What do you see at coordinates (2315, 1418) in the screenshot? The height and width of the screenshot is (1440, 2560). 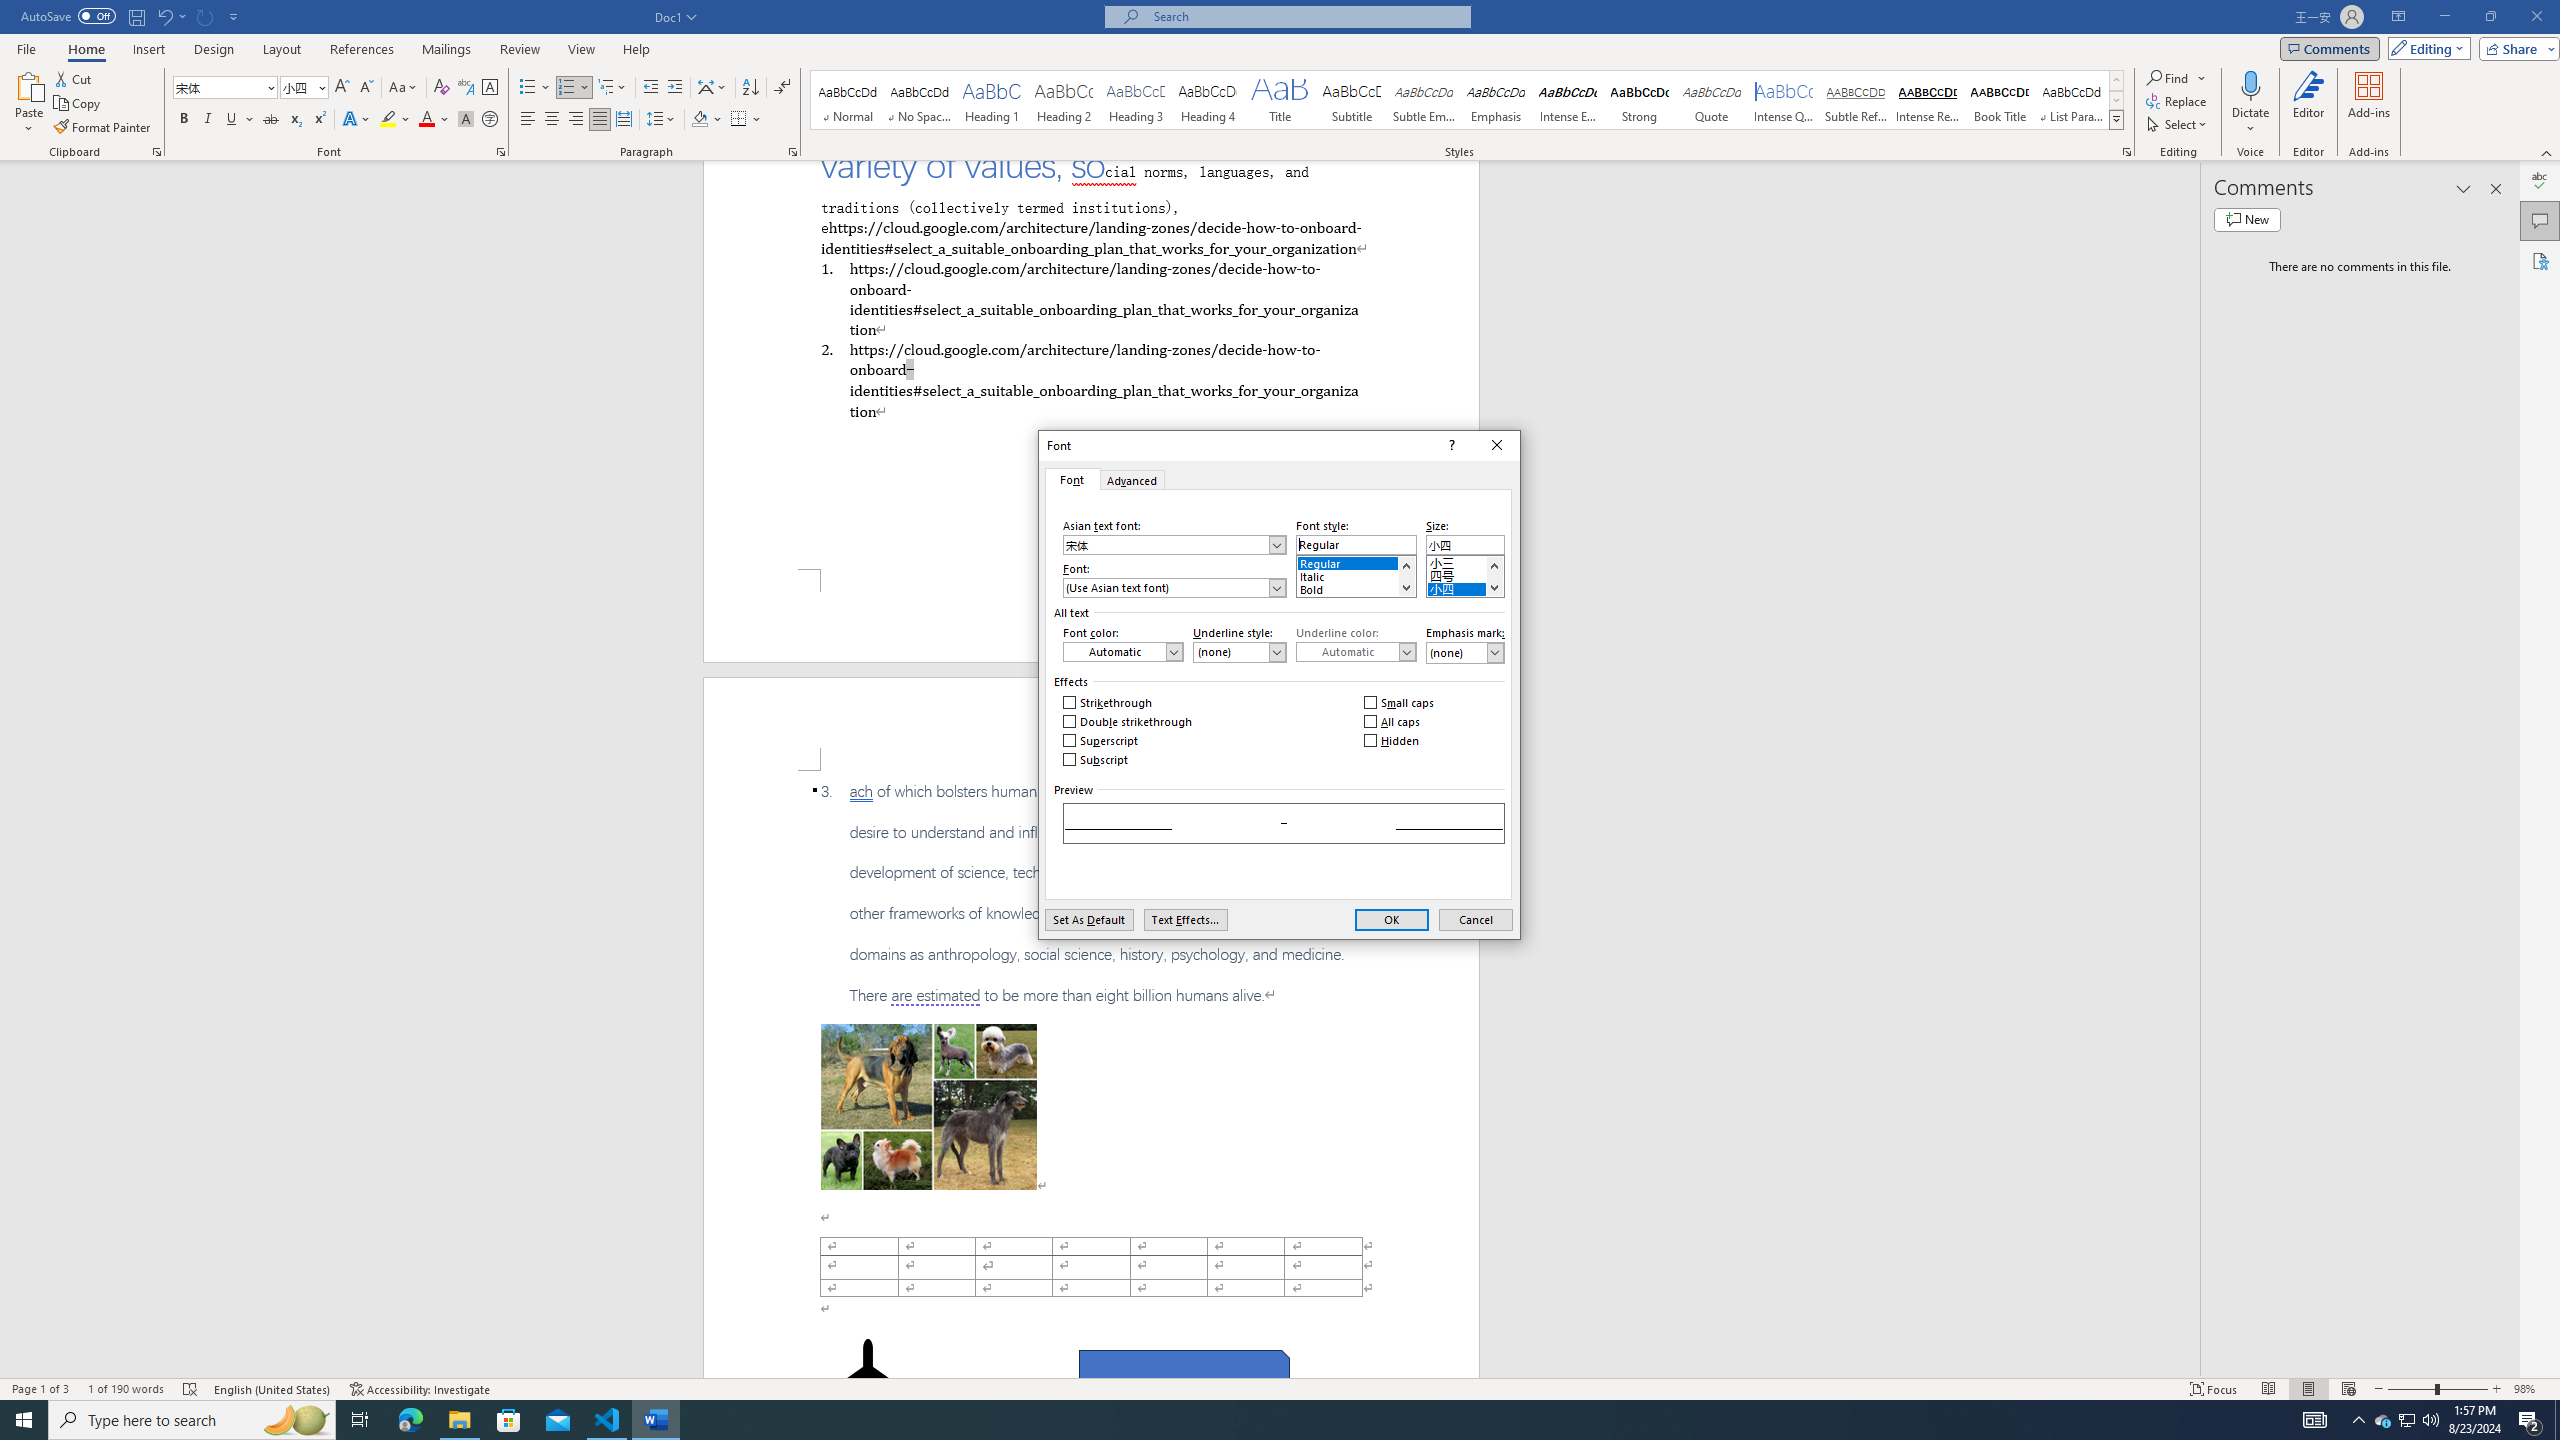 I see `'AutomationID: 4105'` at bounding box center [2315, 1418].